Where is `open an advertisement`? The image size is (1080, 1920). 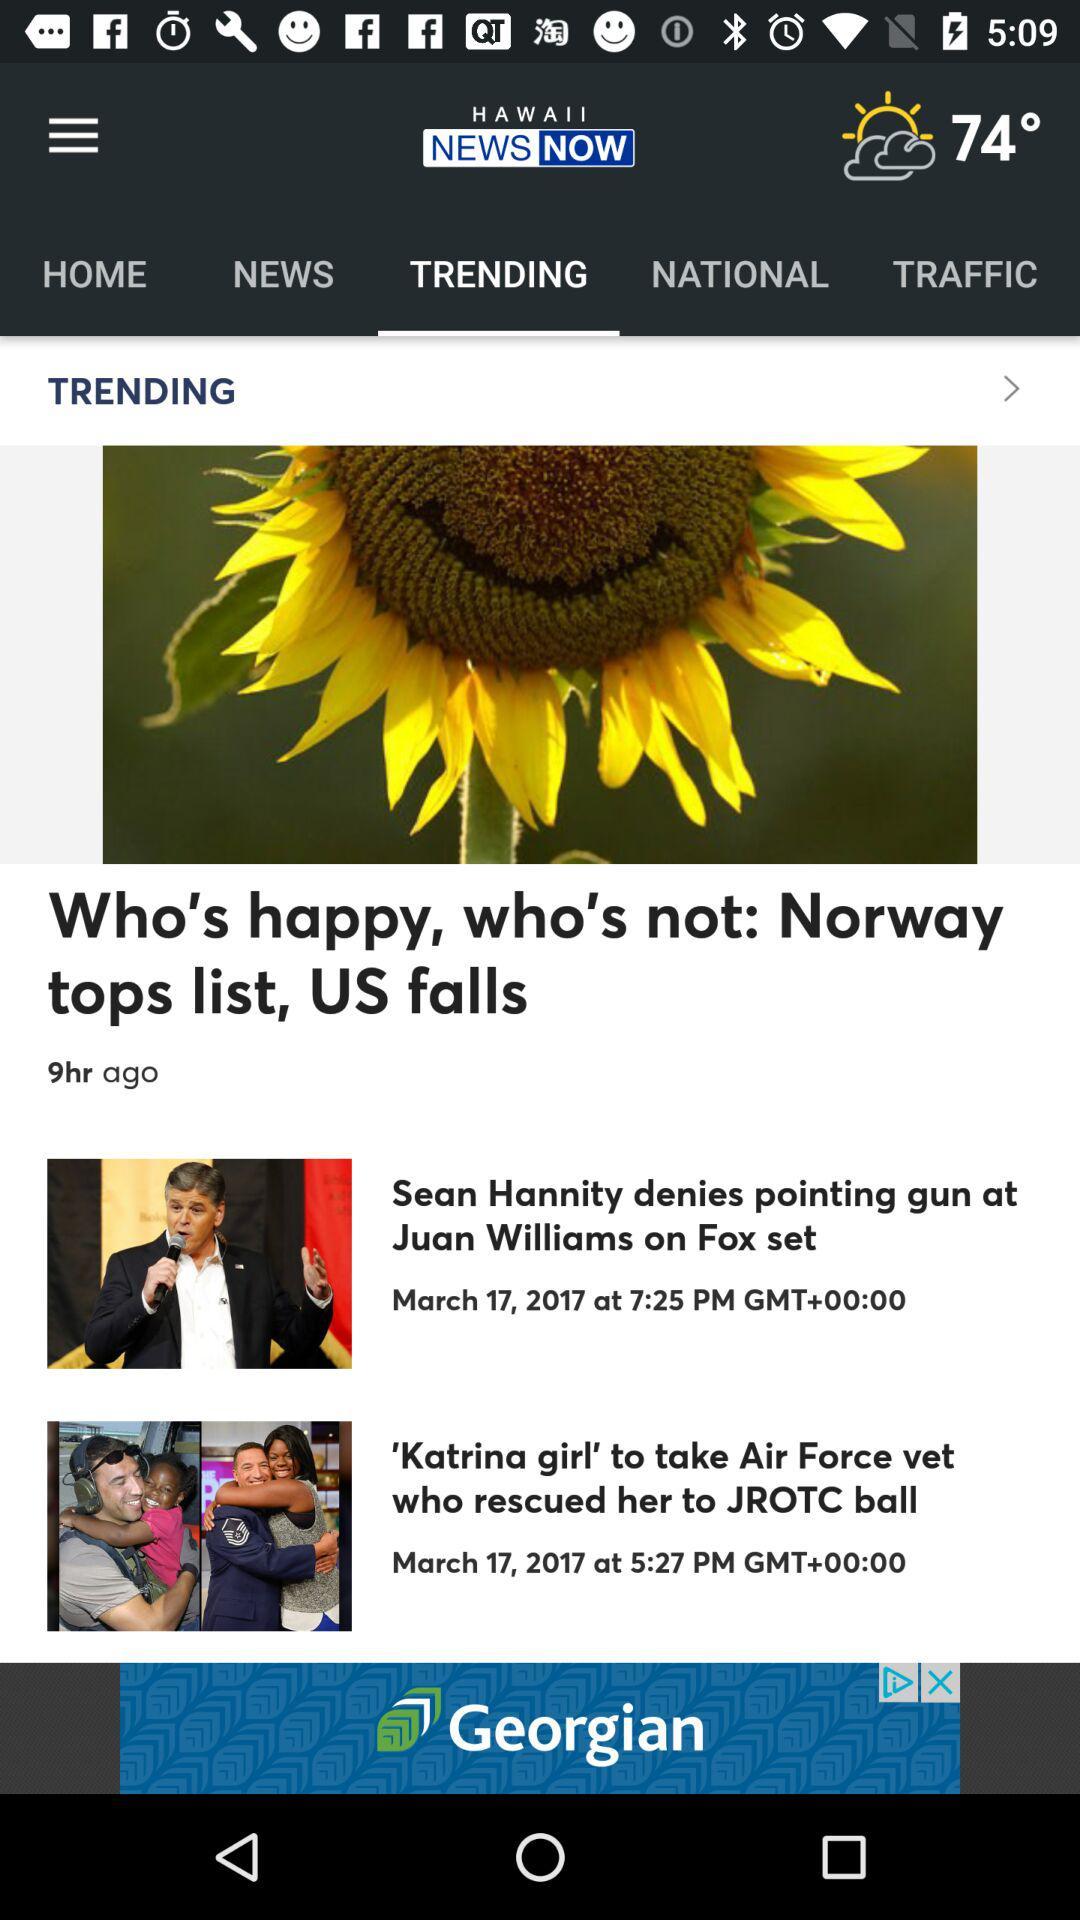 open an advertisement is located at coordinates (540, 1727).